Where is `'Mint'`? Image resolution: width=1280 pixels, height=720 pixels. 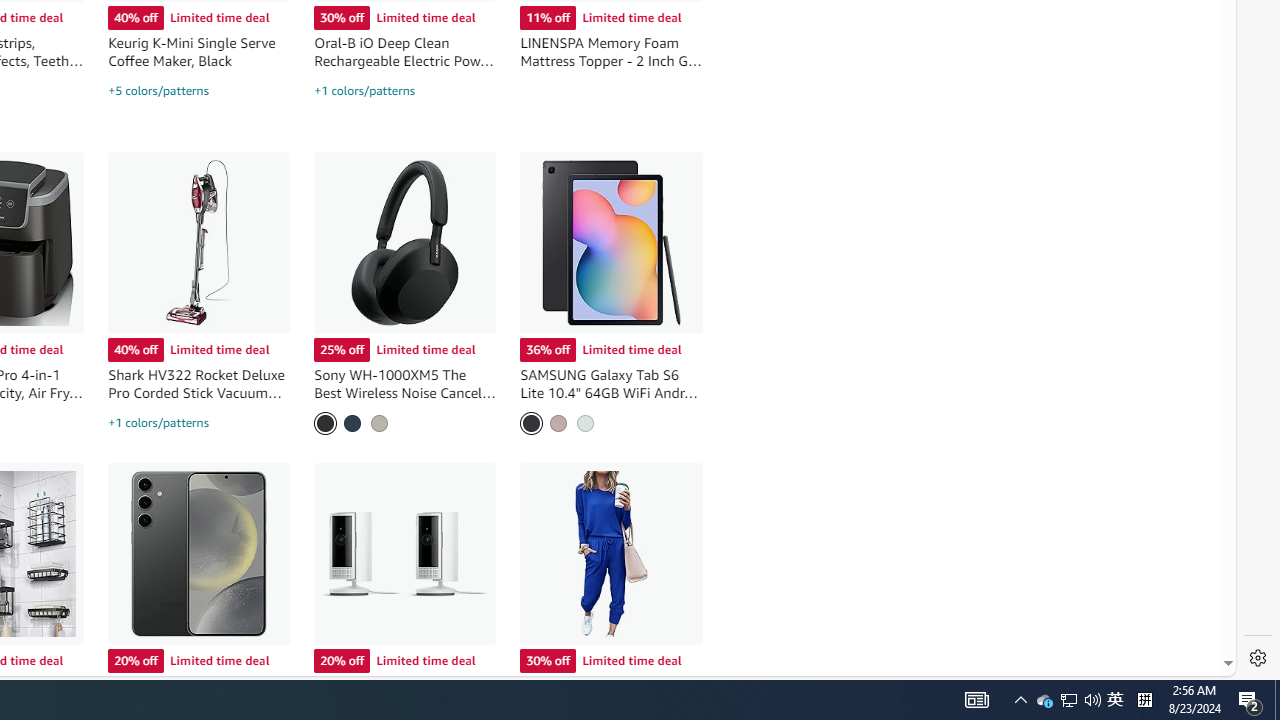 'Mint' is located at coordinates (584, 422).